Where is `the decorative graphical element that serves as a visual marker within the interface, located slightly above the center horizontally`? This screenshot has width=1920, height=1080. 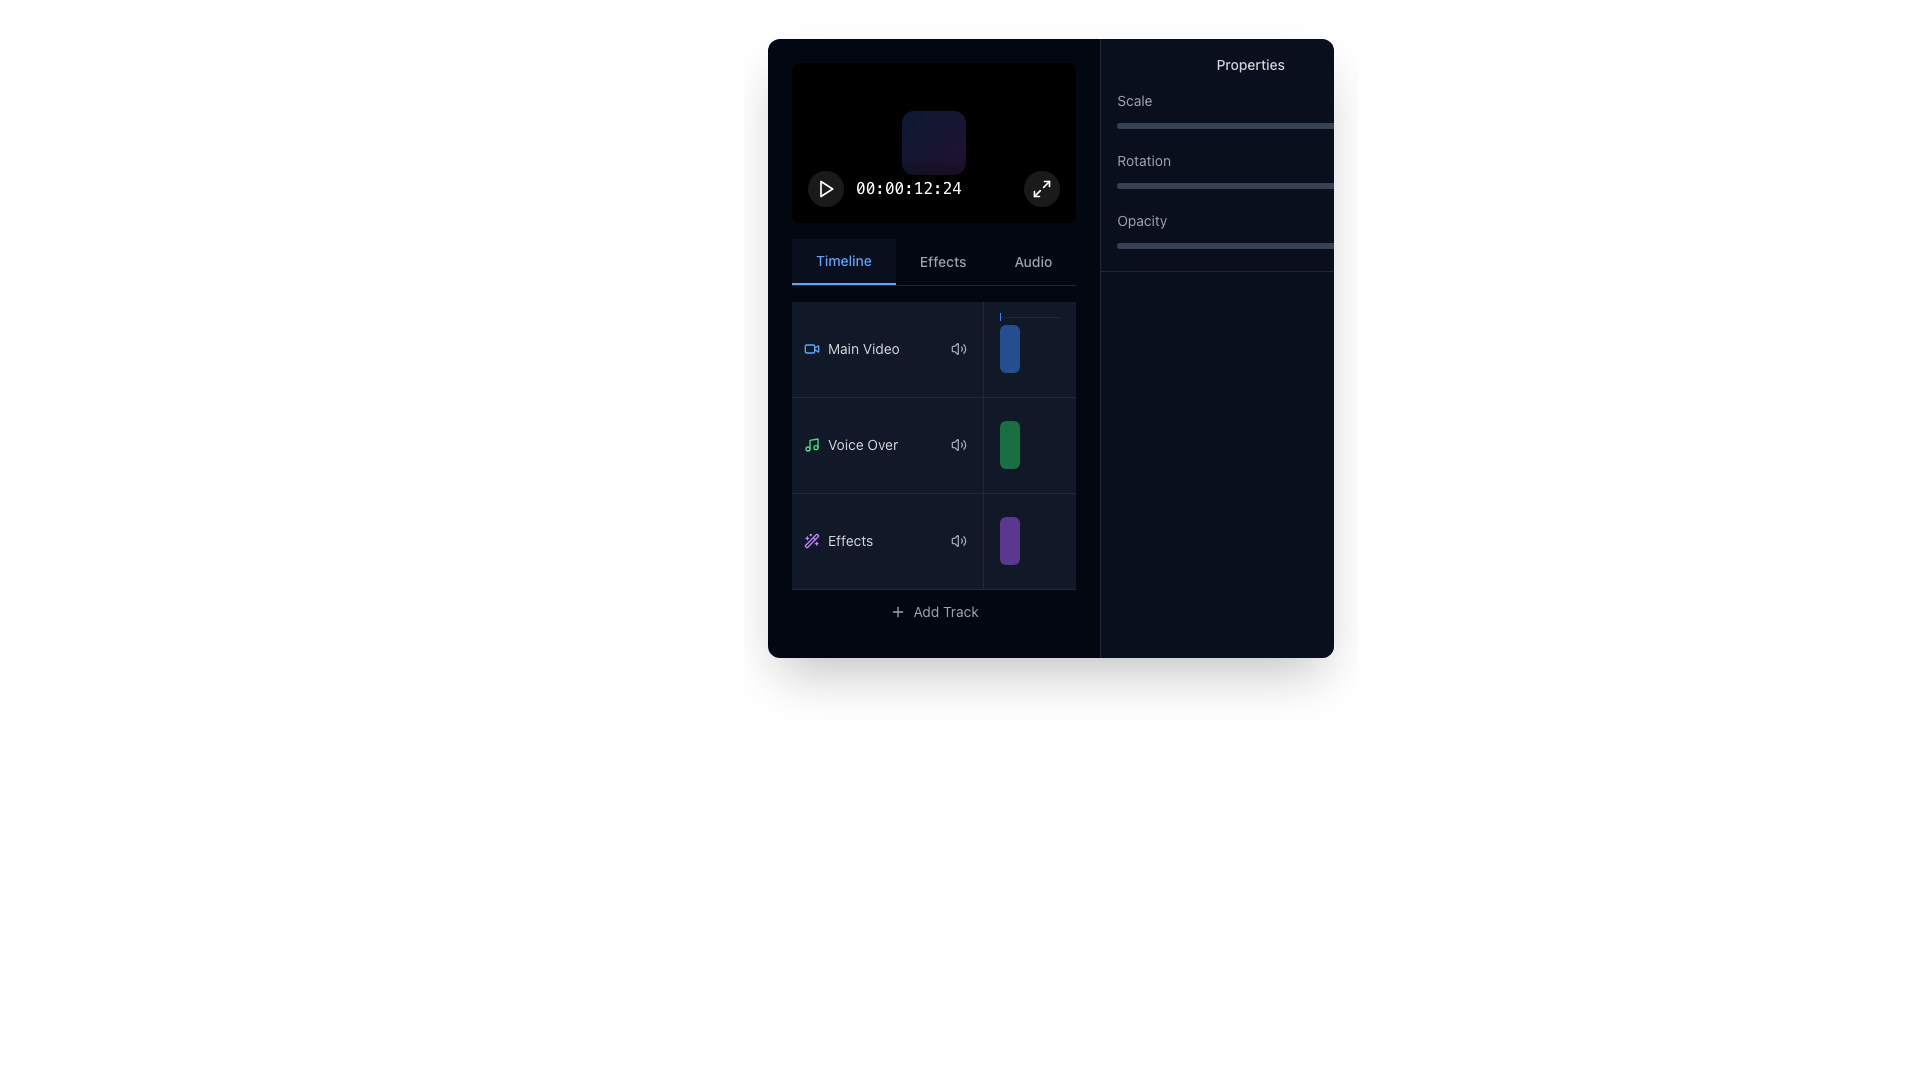
the decorative graphical element that serves as a visual marker within the interface, located slightly above the center horizontally is located at coordinates (933, 141).